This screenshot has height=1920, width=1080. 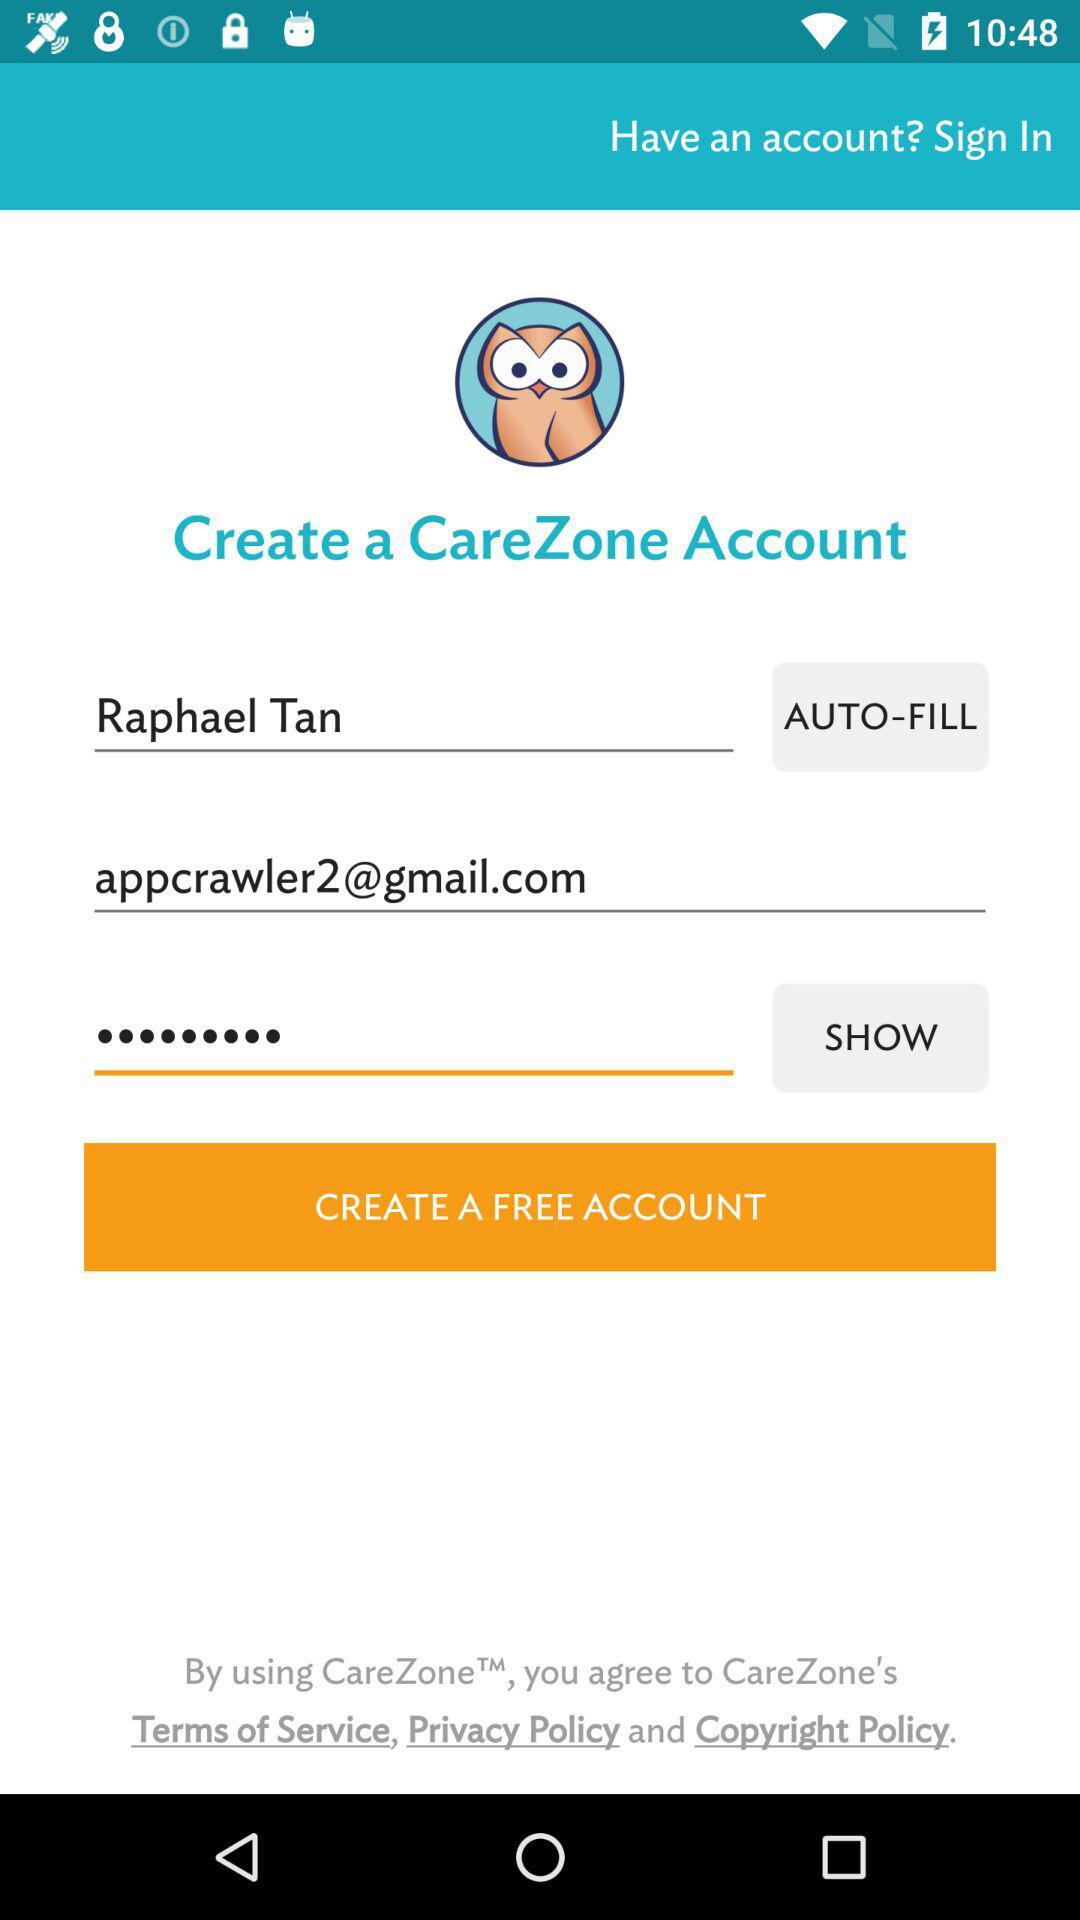 What do you see at coordinates (879, 716) in the screenshot?
I see `the auto-fill item` at bounding box center [879, 716].